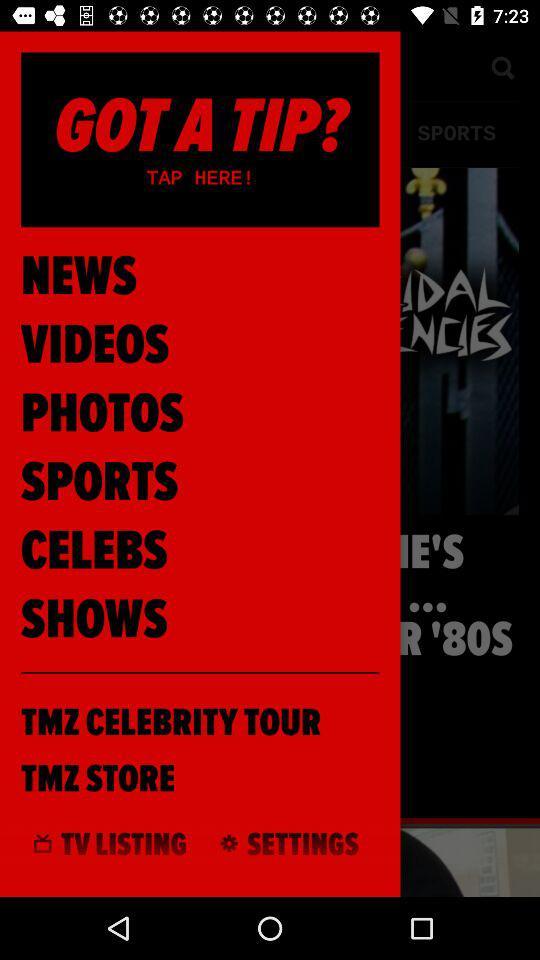 Image resolution: width=540 pixels, height=960 pixels. Describe the element at coordinates (501, 66) in the screenshot. I see `the search icon` at that location.